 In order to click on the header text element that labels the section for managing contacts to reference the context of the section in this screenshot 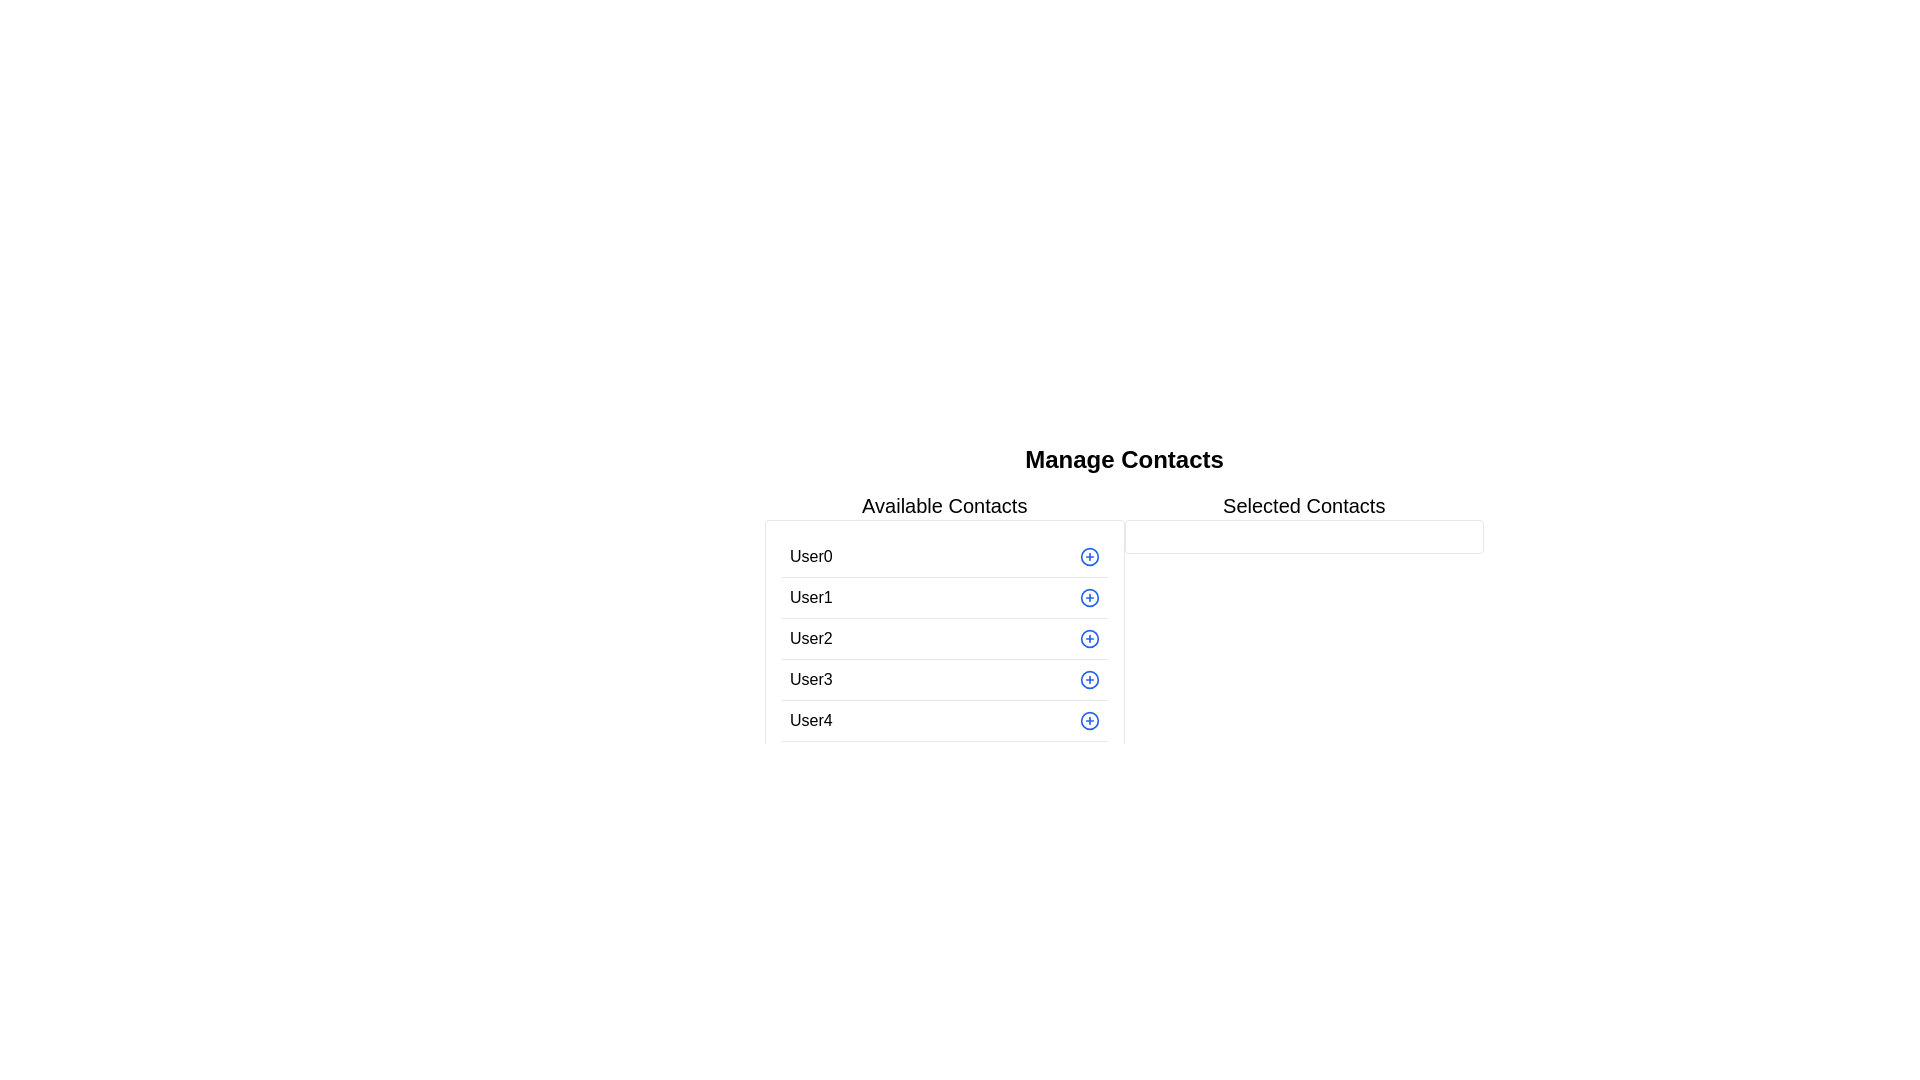, I will do `click(1124, 459)`.